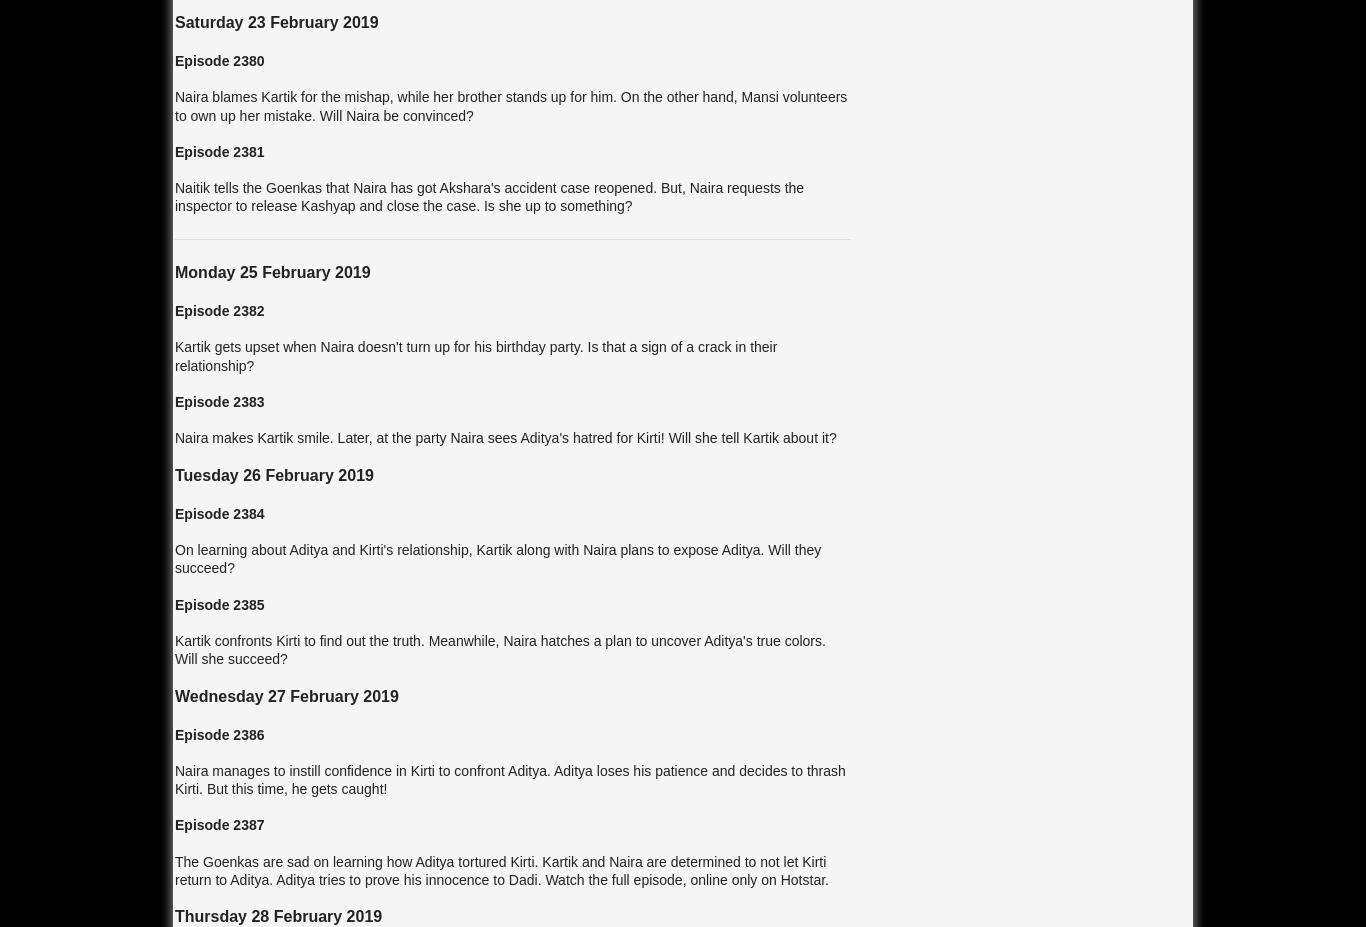 The height and width of the screenshot is (927, 1366). What do you see at coordinates (218, 513) in the screenshot?
I see `'Episode 2384'` at bounding box center [218, 513].